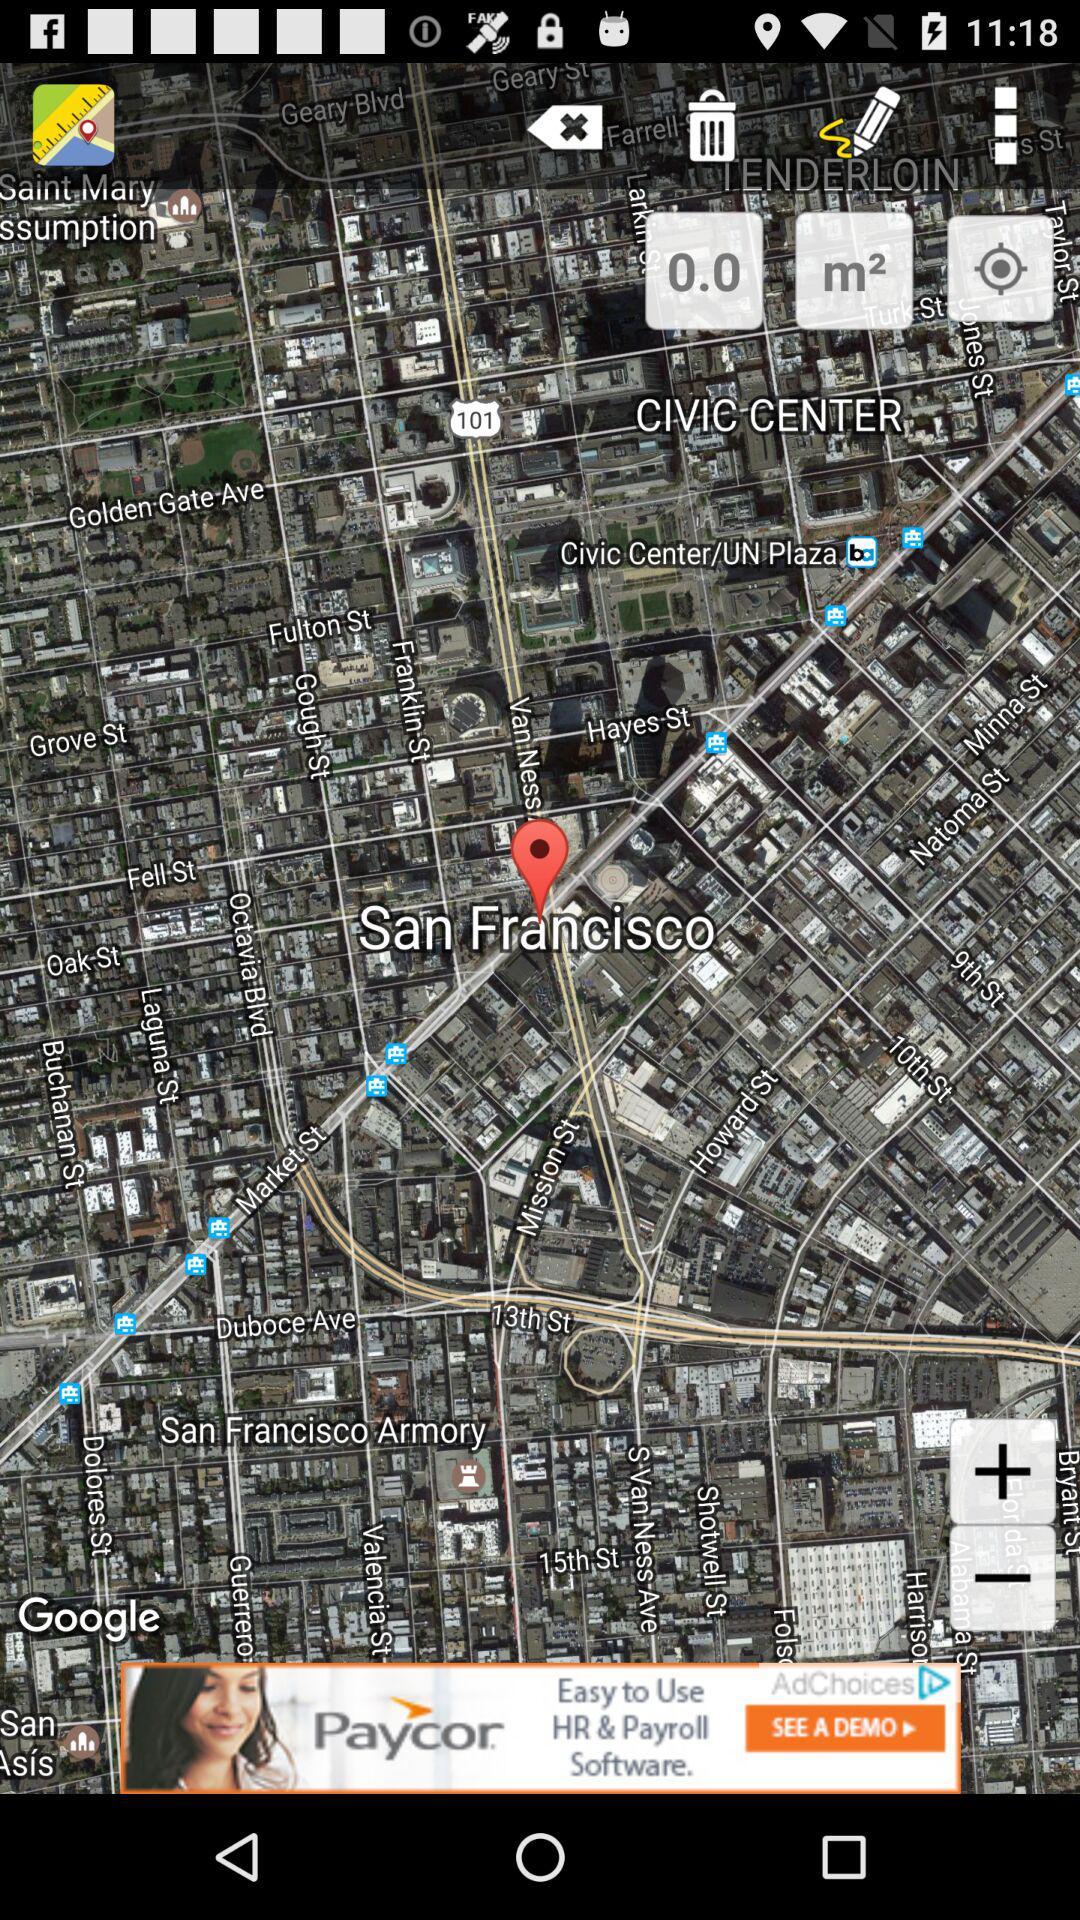  Describe the element at coordinates (540, 1727) in the screenshot. I see `advertisement` at that location.